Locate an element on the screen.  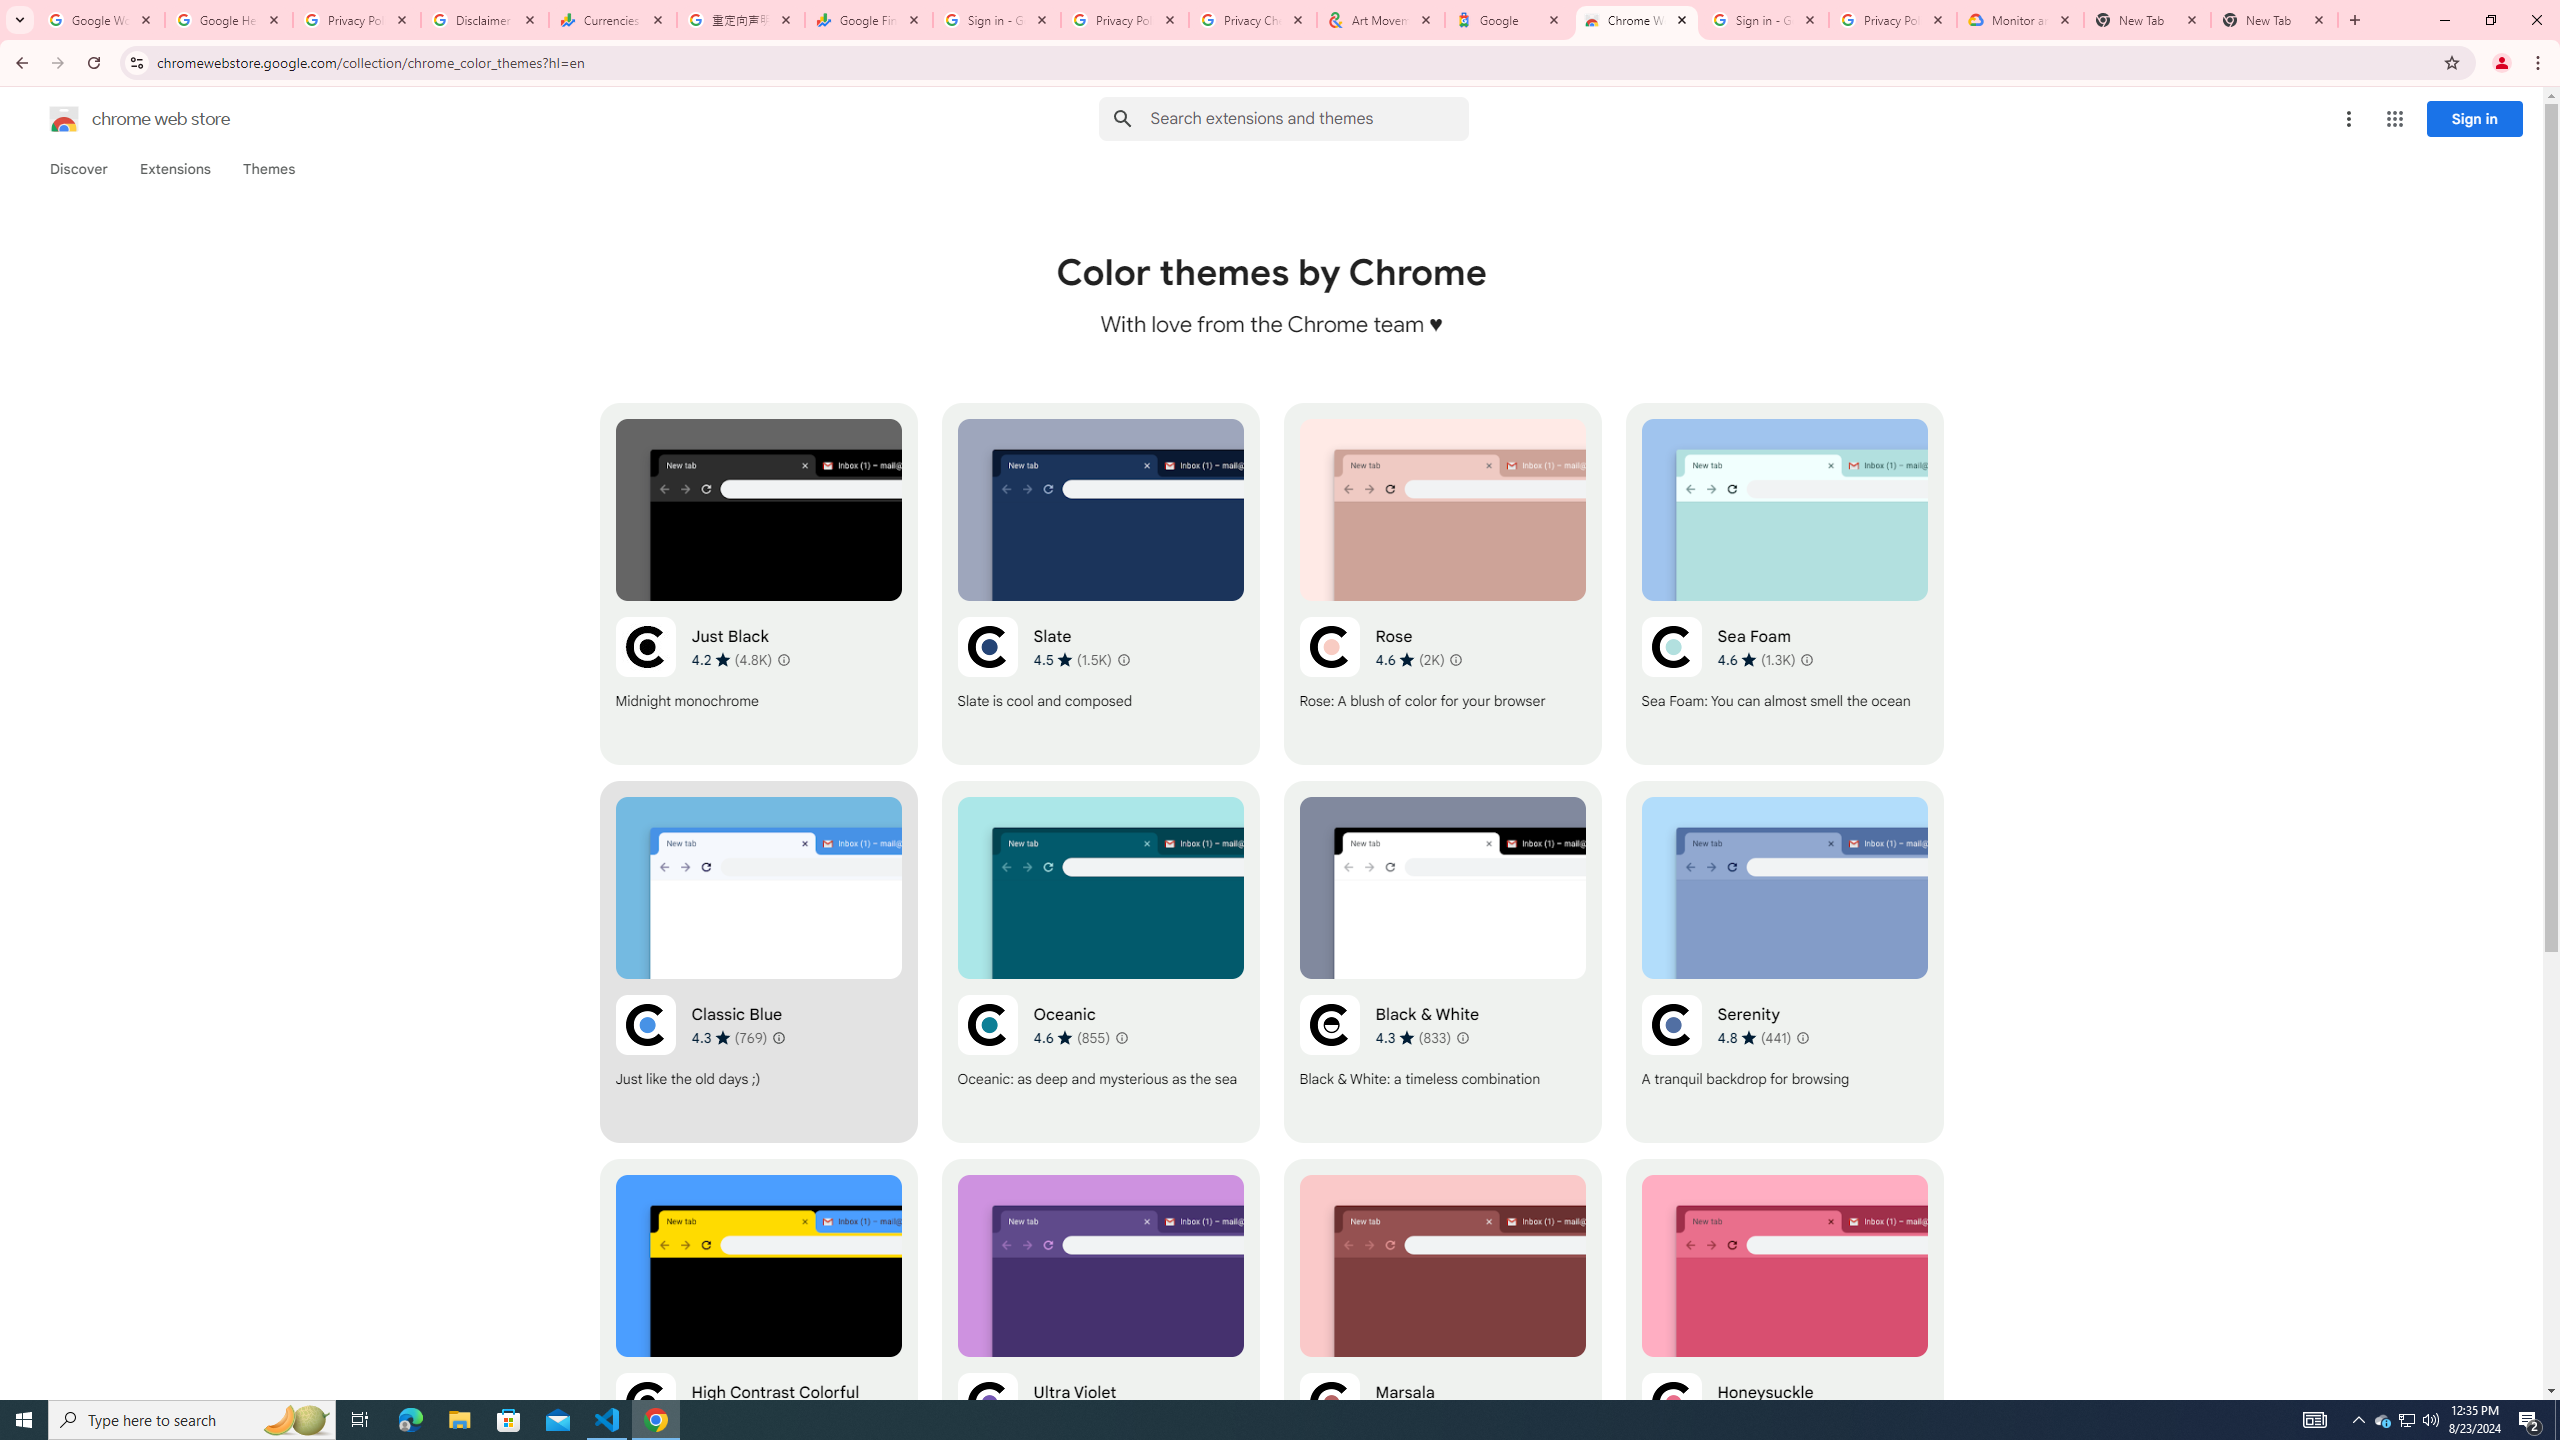
'Serenity' is located at coordinates (1784, 961).